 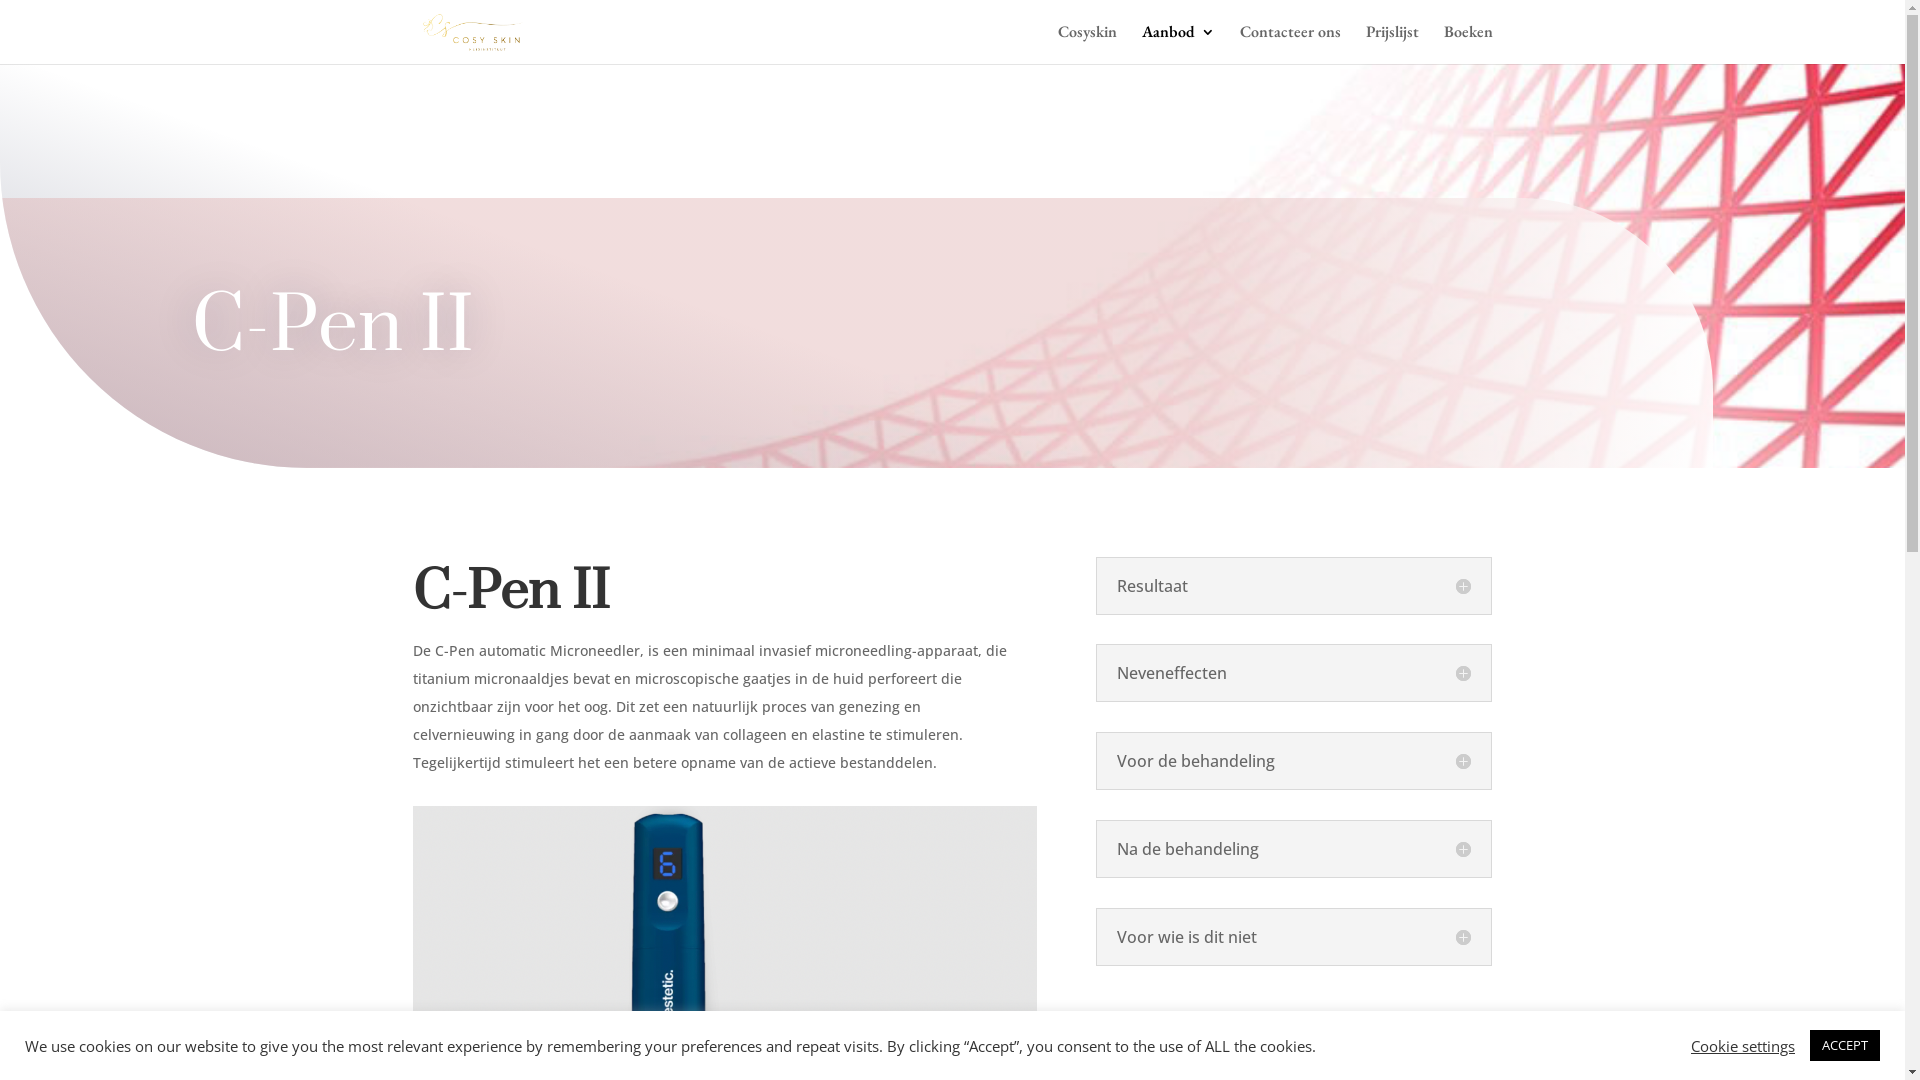 I want to click on 'Aanbod', so click(x=1178, y=44).